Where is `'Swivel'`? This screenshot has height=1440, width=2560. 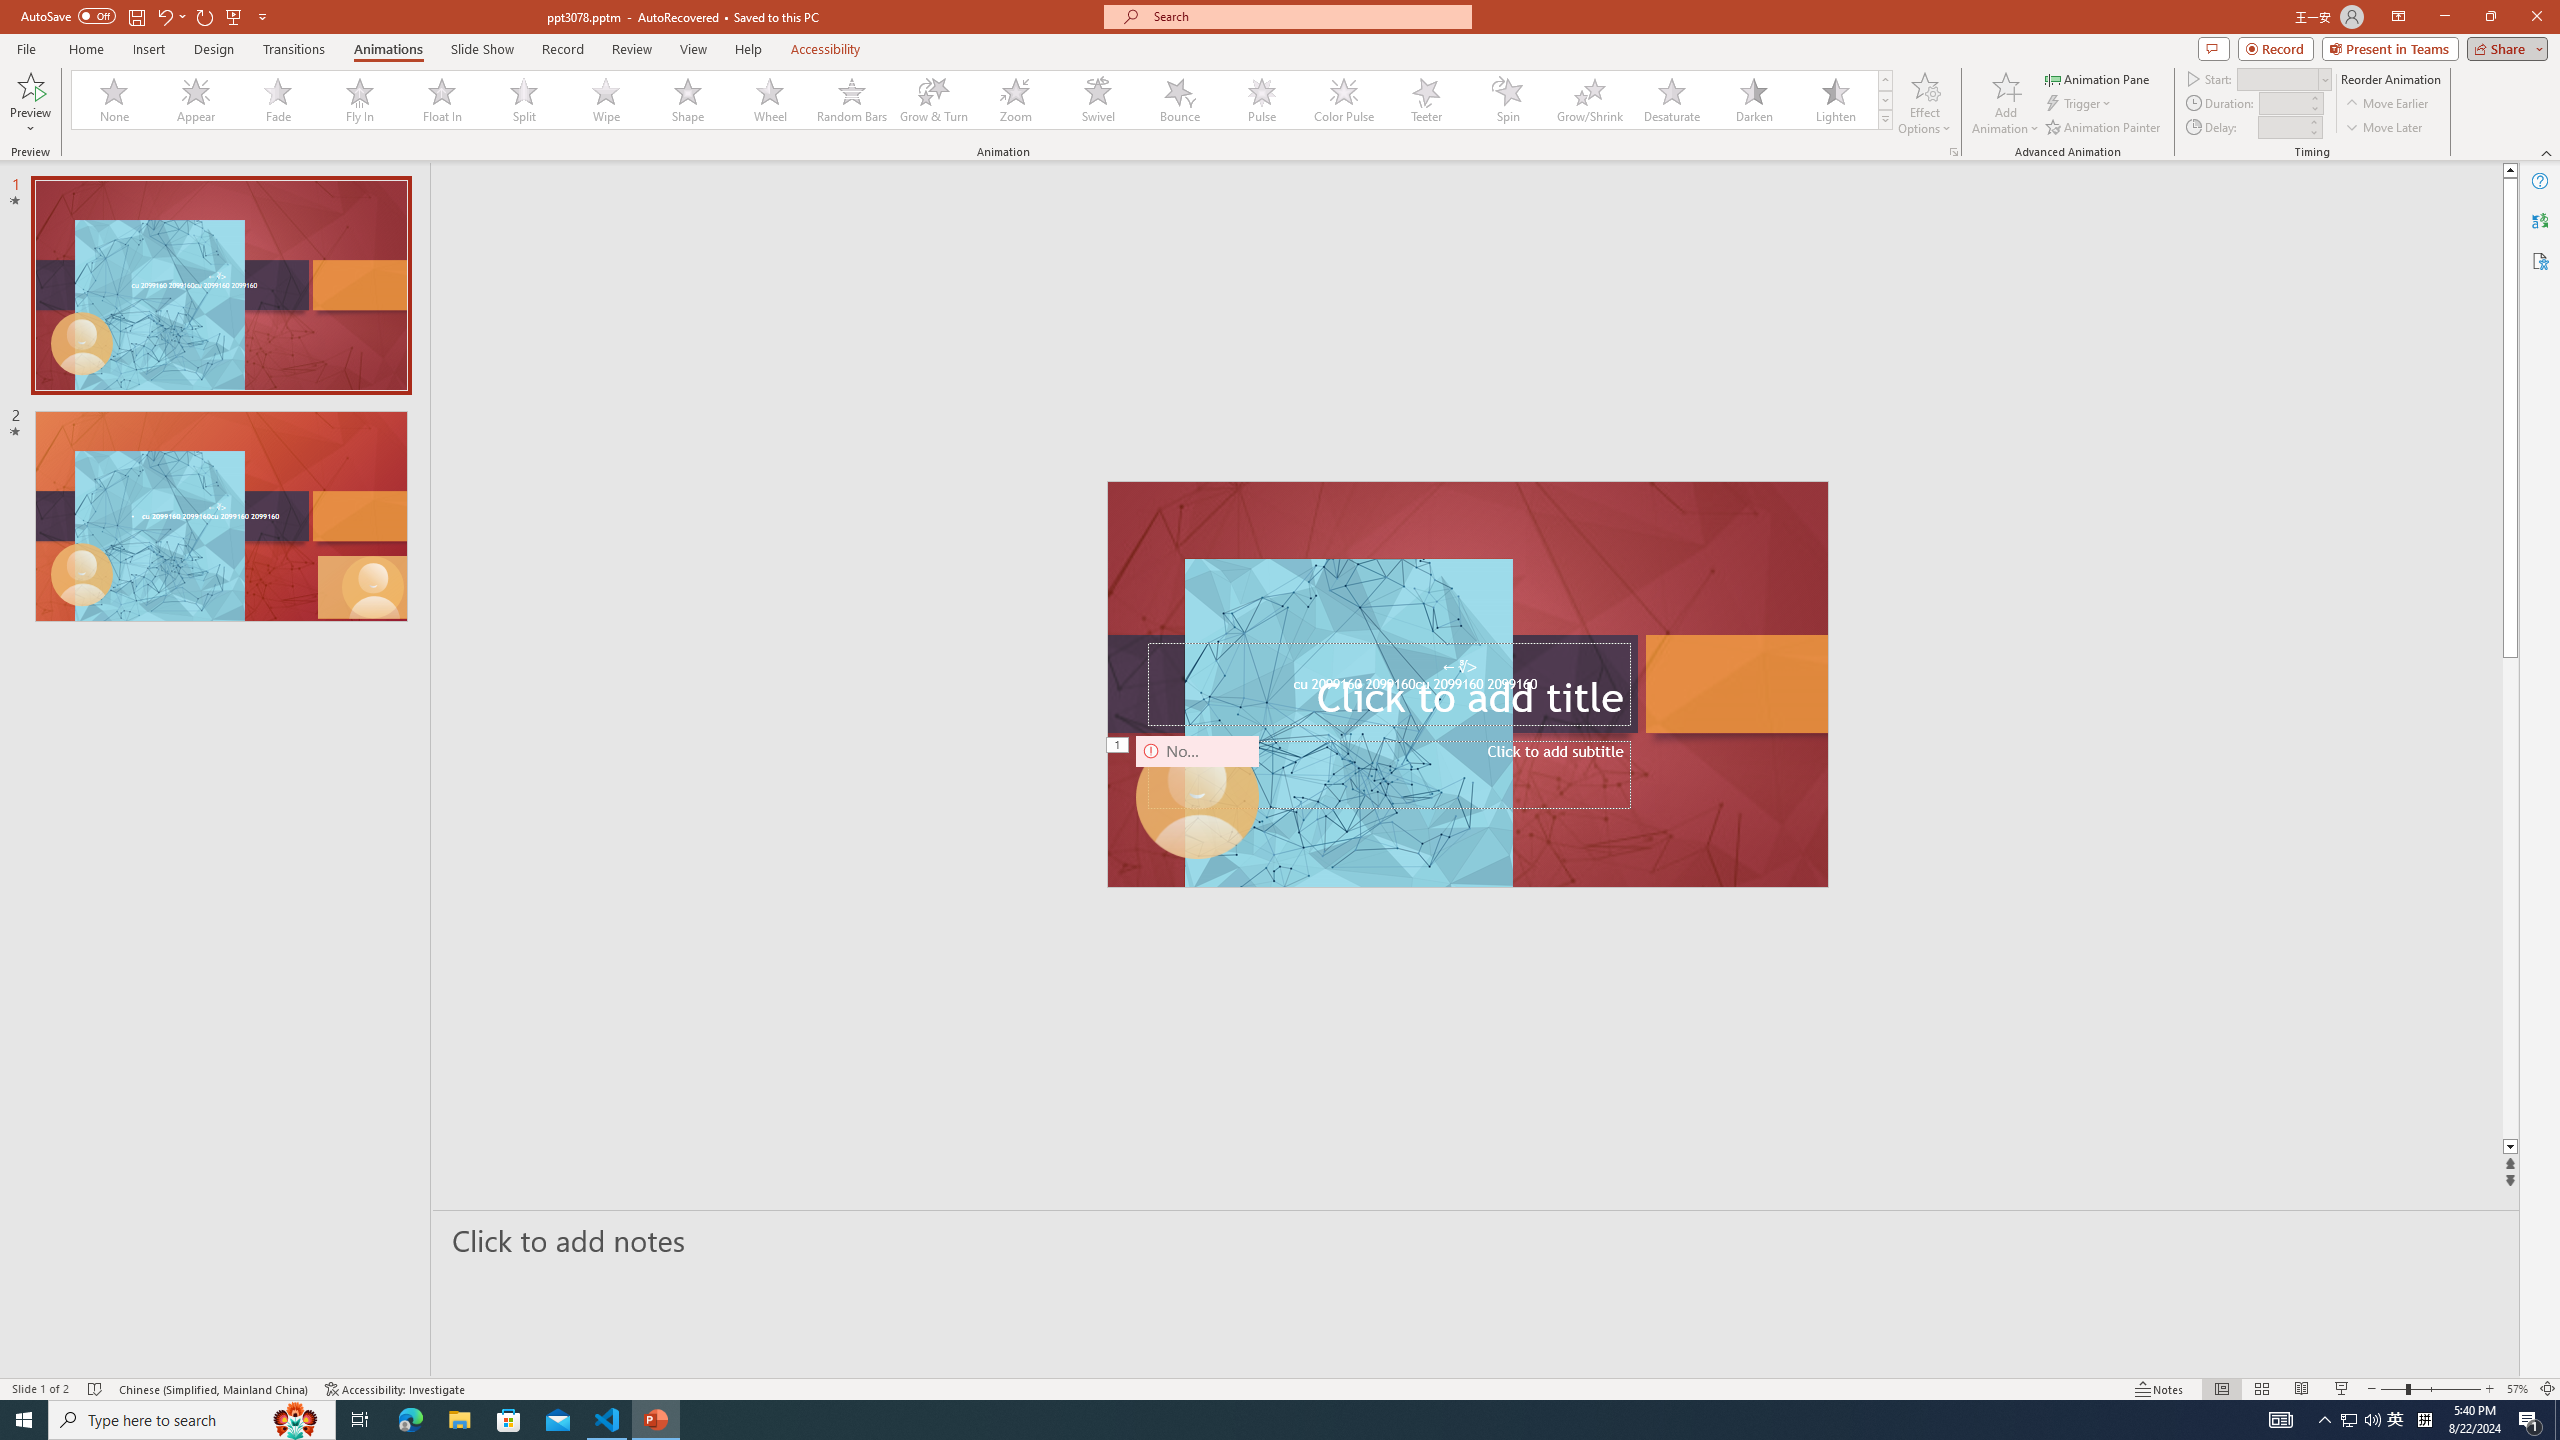 'Swivel' is located at coordinates (1097, 99).